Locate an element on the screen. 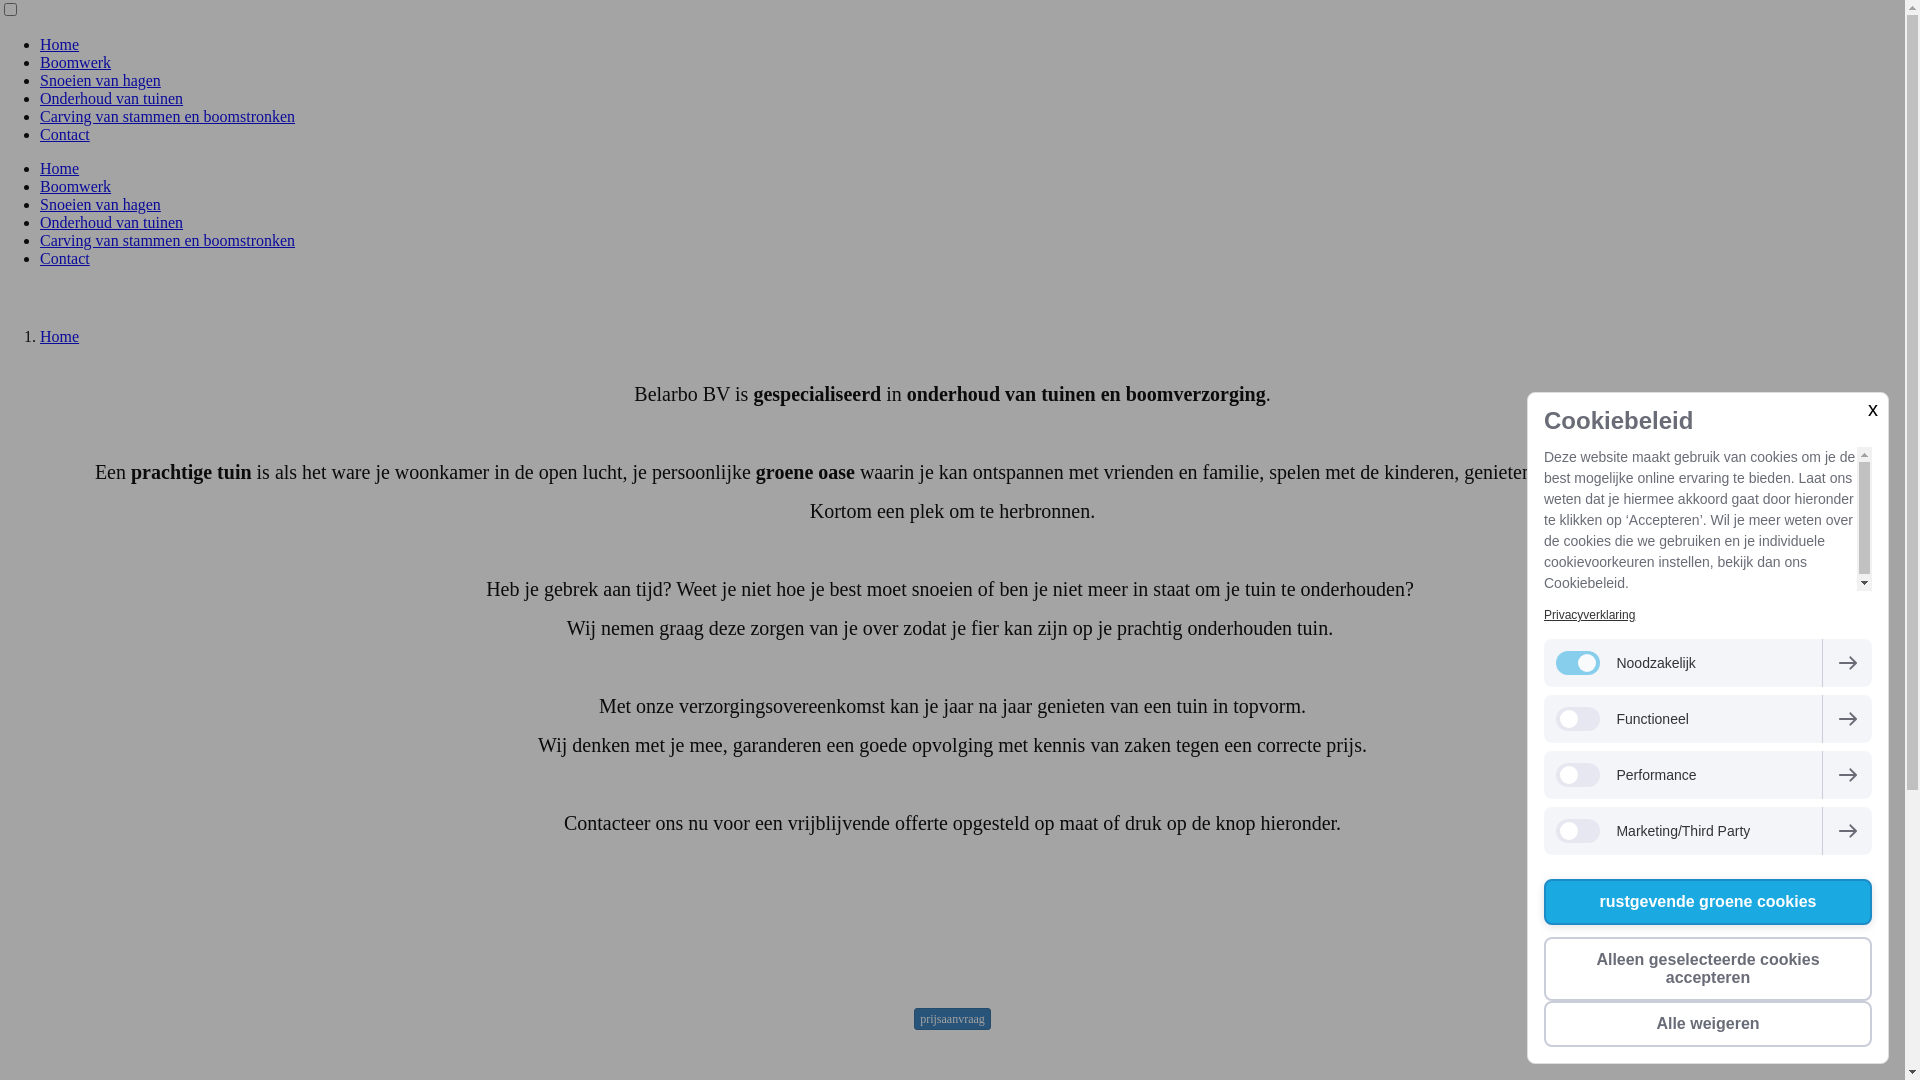  'rustgevende groene cookies' is located at coordinates (1543, 902).